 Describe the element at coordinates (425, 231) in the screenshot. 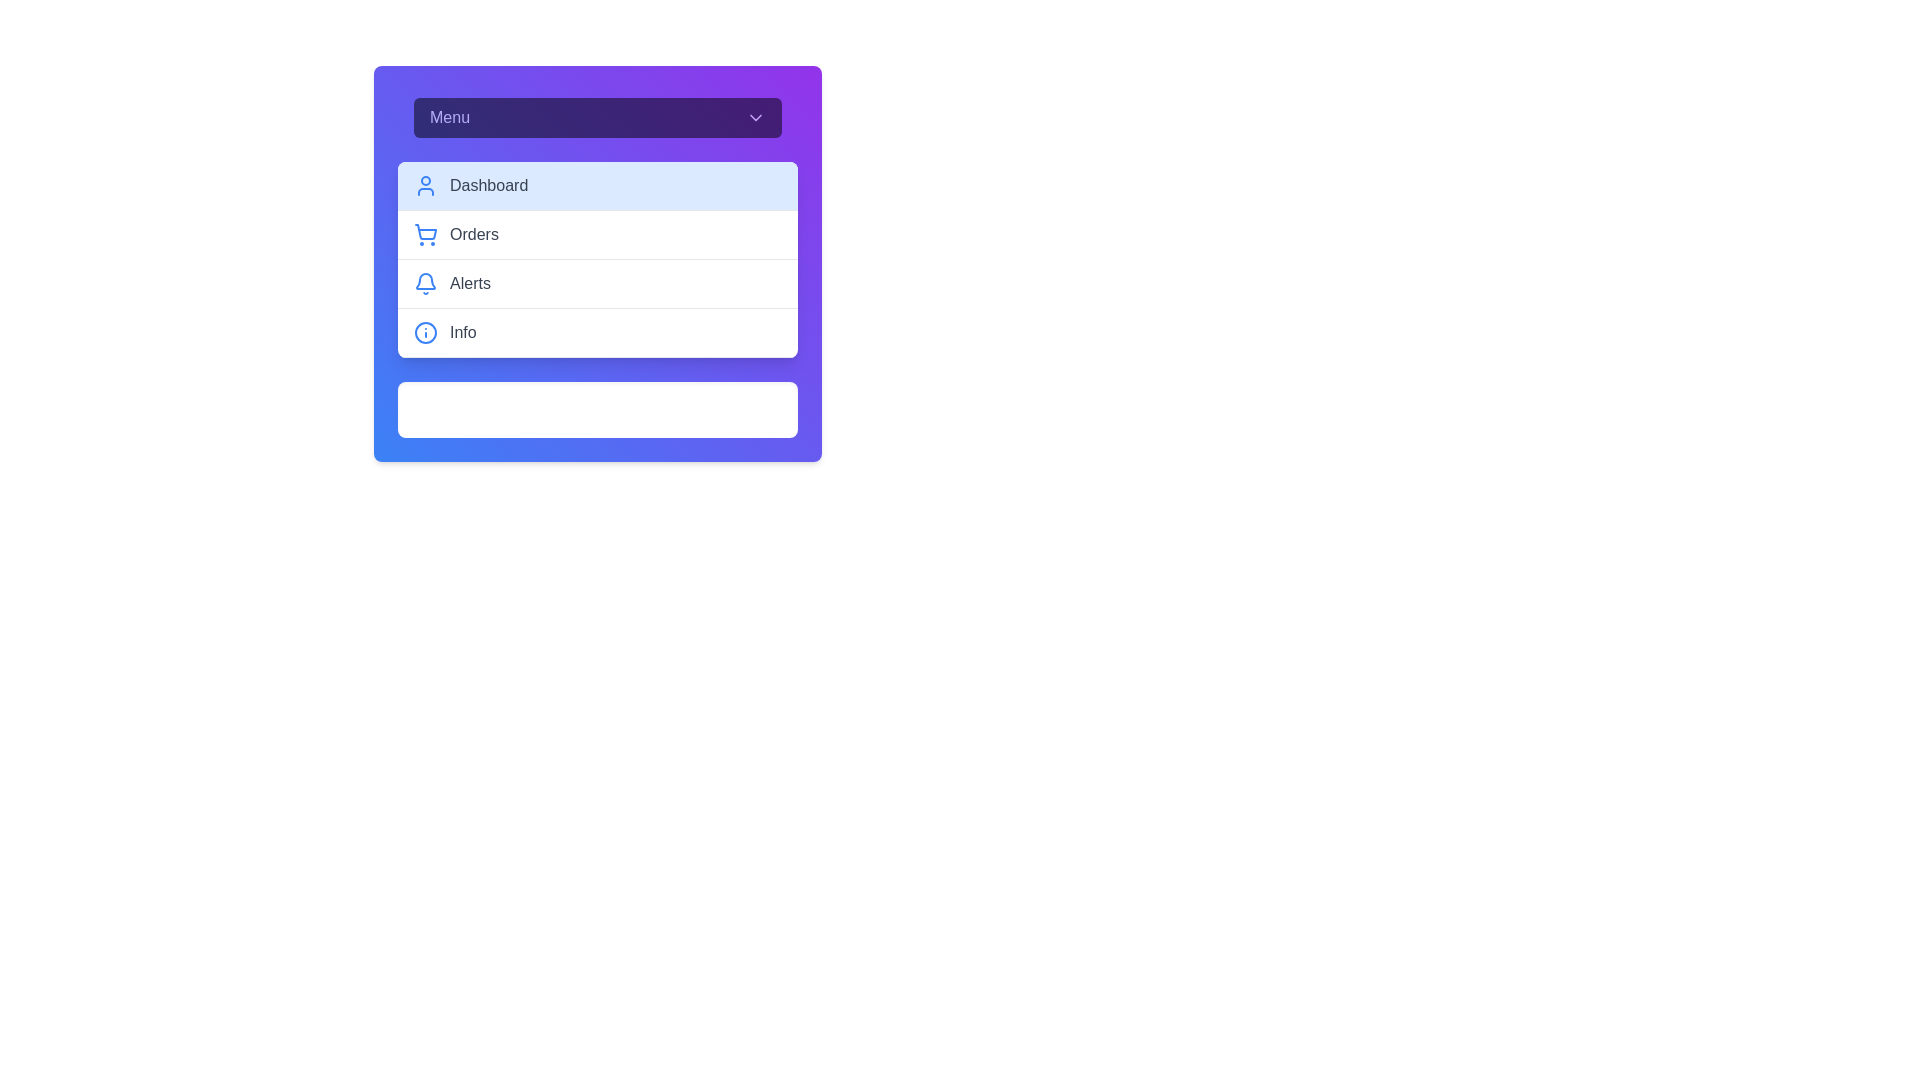

I see `the shopping cart icon in the vertical menu, which represents the 'Orders' feature` at that location.